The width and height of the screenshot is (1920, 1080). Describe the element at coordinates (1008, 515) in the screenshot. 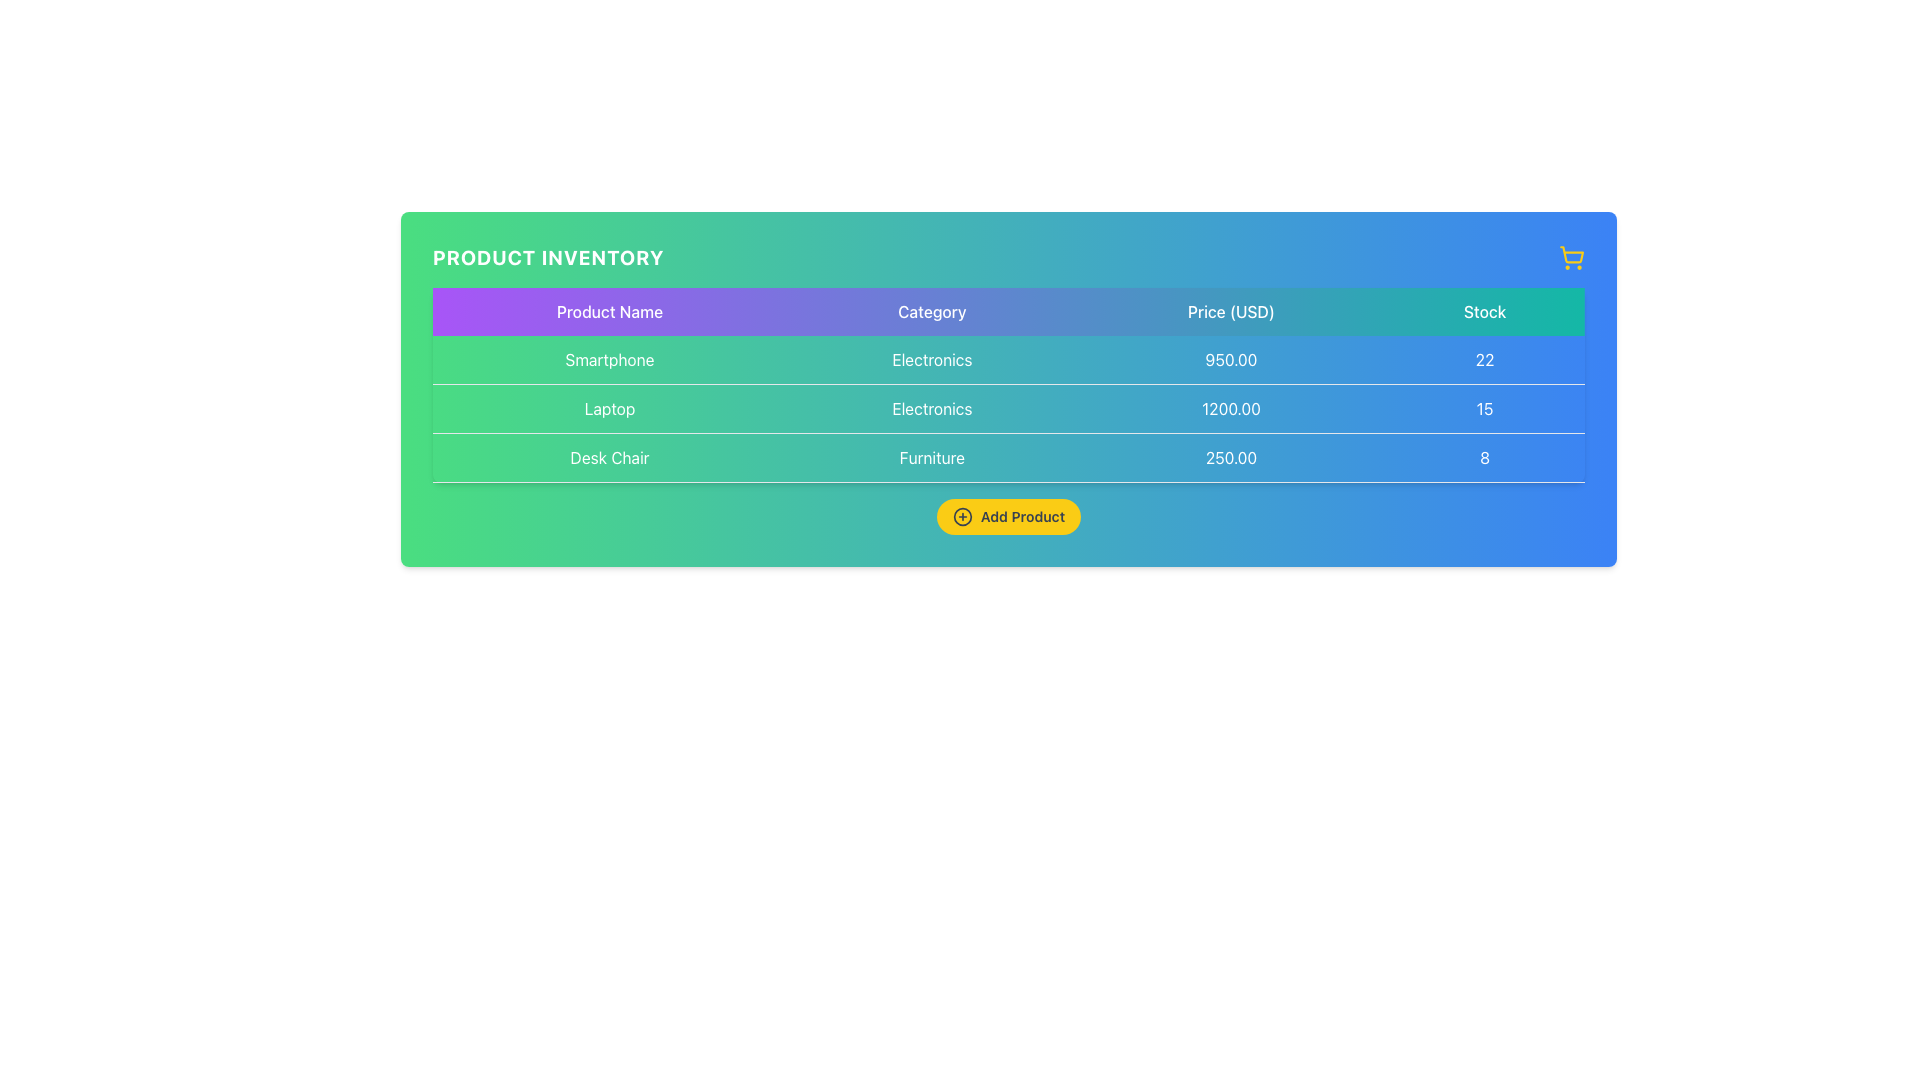

I see `the yellow rounded button labeled 'Add Product' located at the bottom center of the interface` at that location.